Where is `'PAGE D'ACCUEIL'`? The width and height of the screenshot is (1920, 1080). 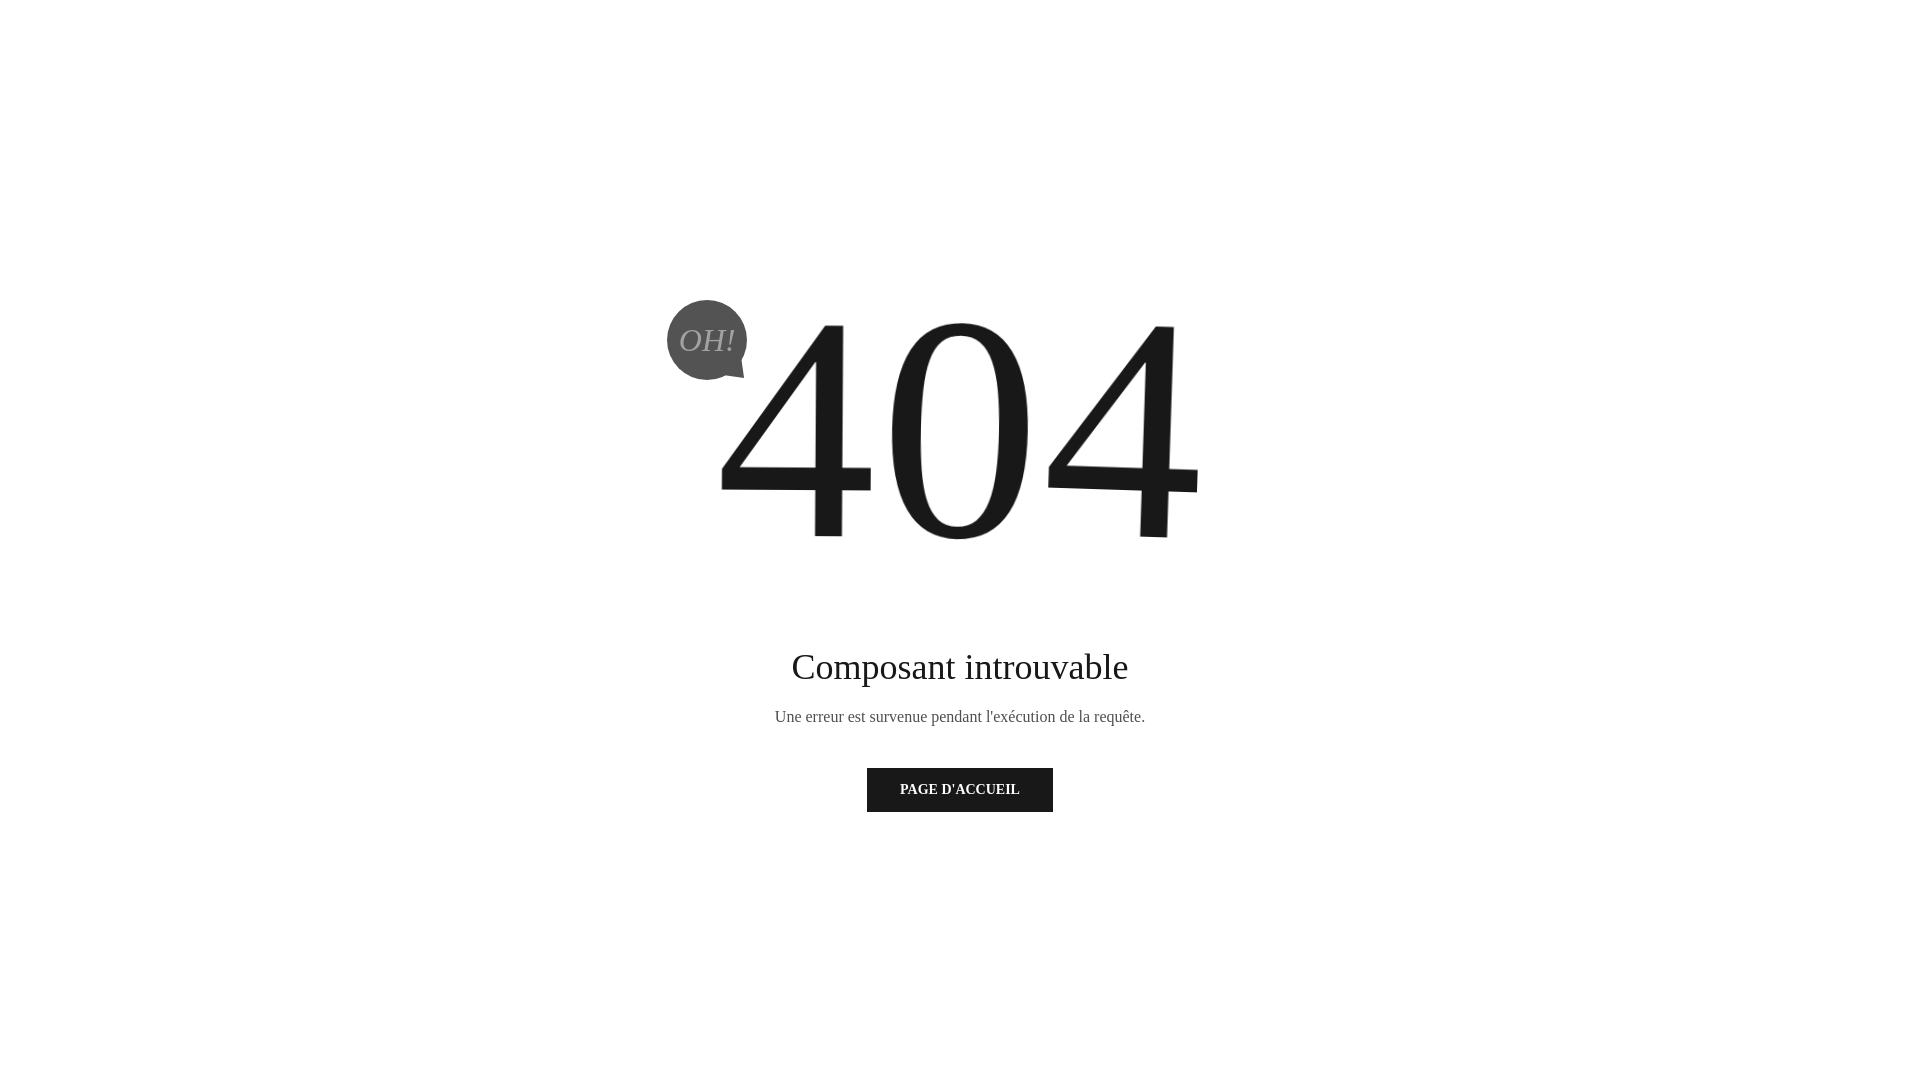 'PAGE D'ACCUEIL' is located at coordinates (960, 789).